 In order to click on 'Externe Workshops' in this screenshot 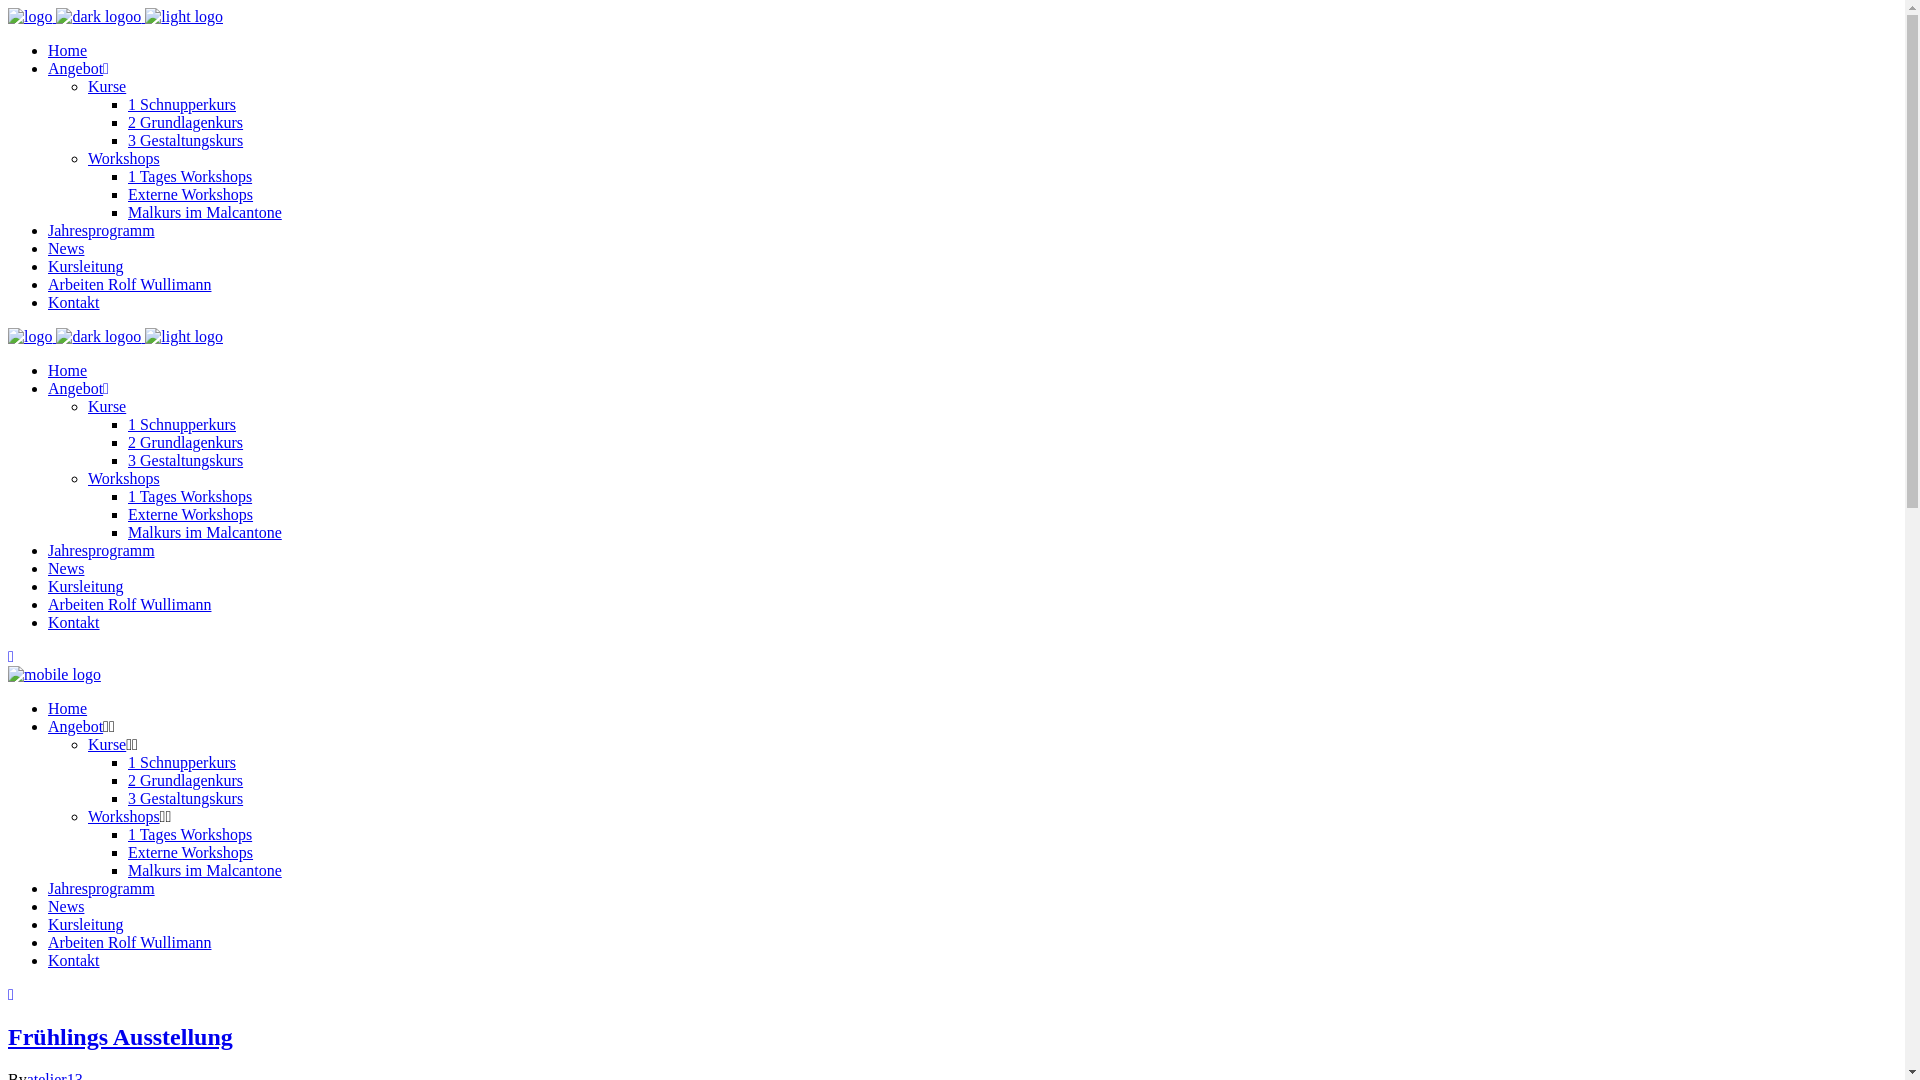, I will do `click(127, 513)`.